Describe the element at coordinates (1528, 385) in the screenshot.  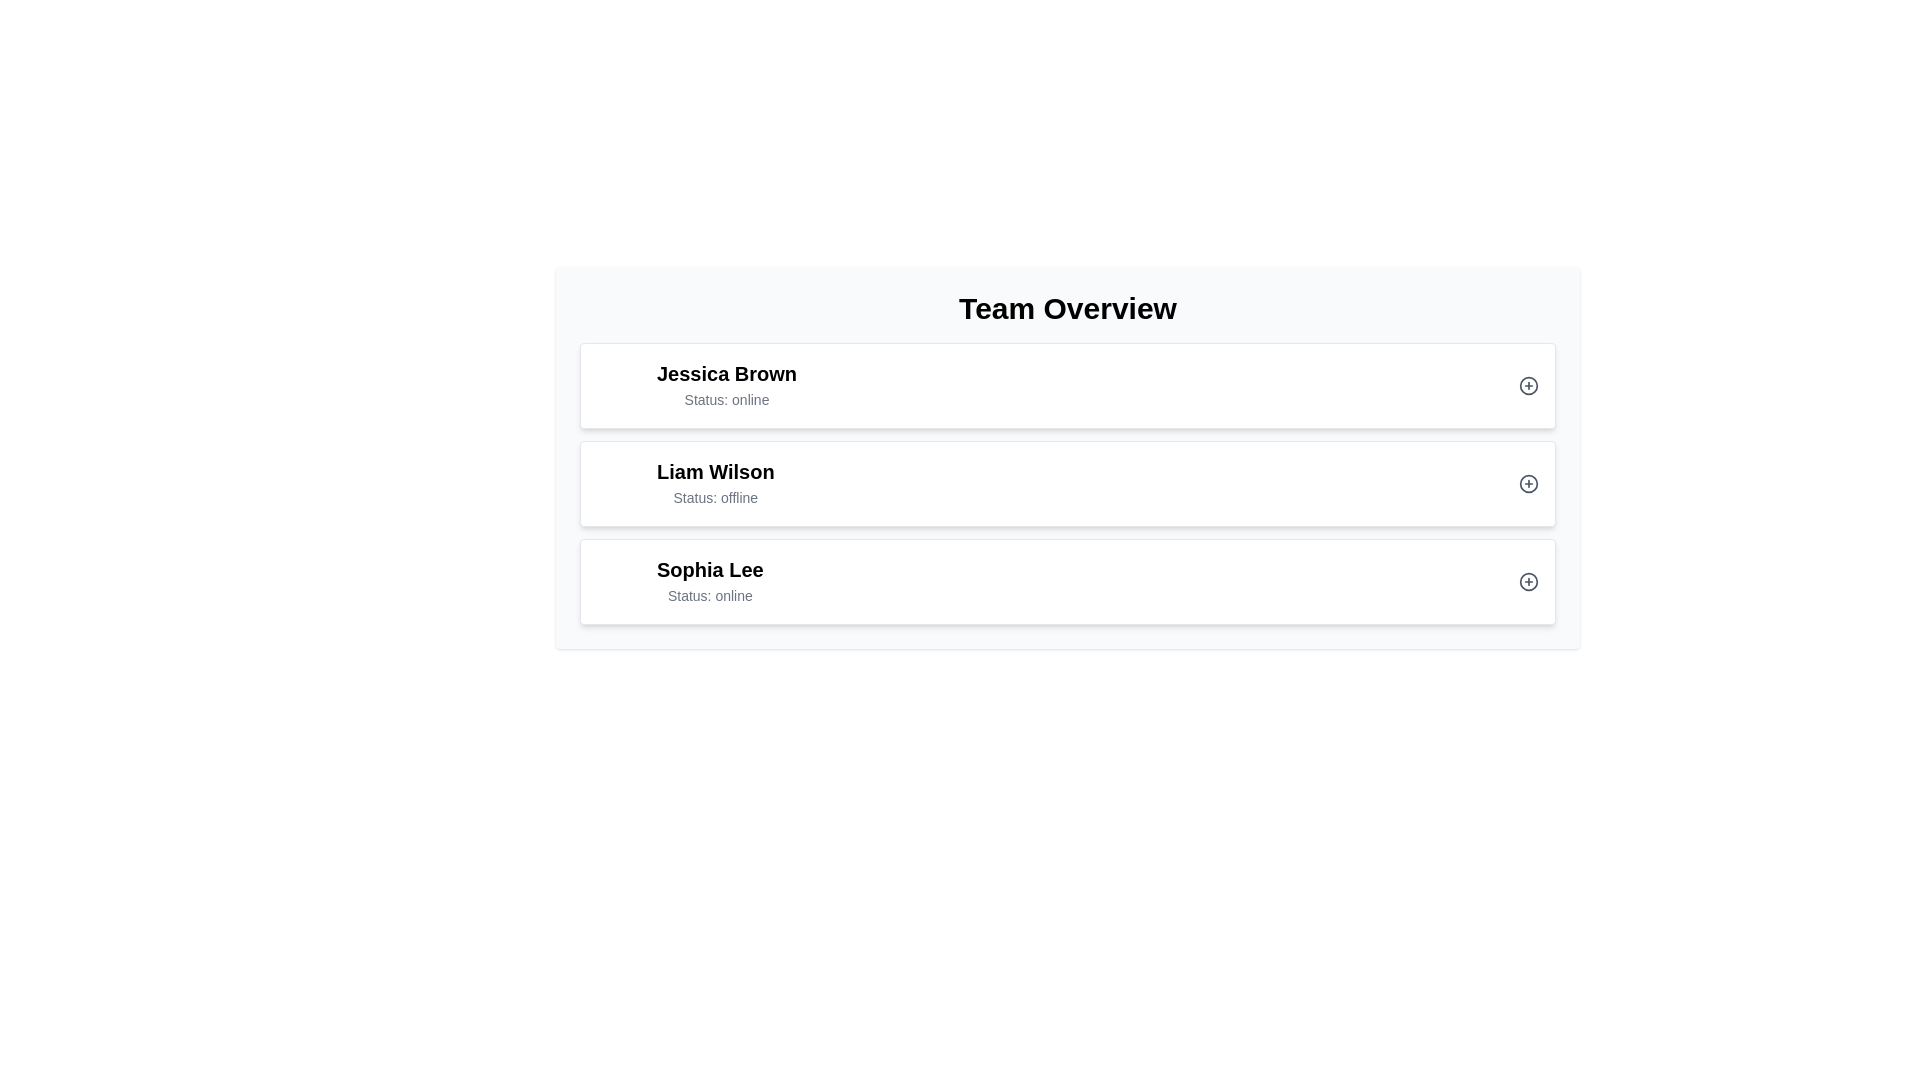
I see `the button` at that location.